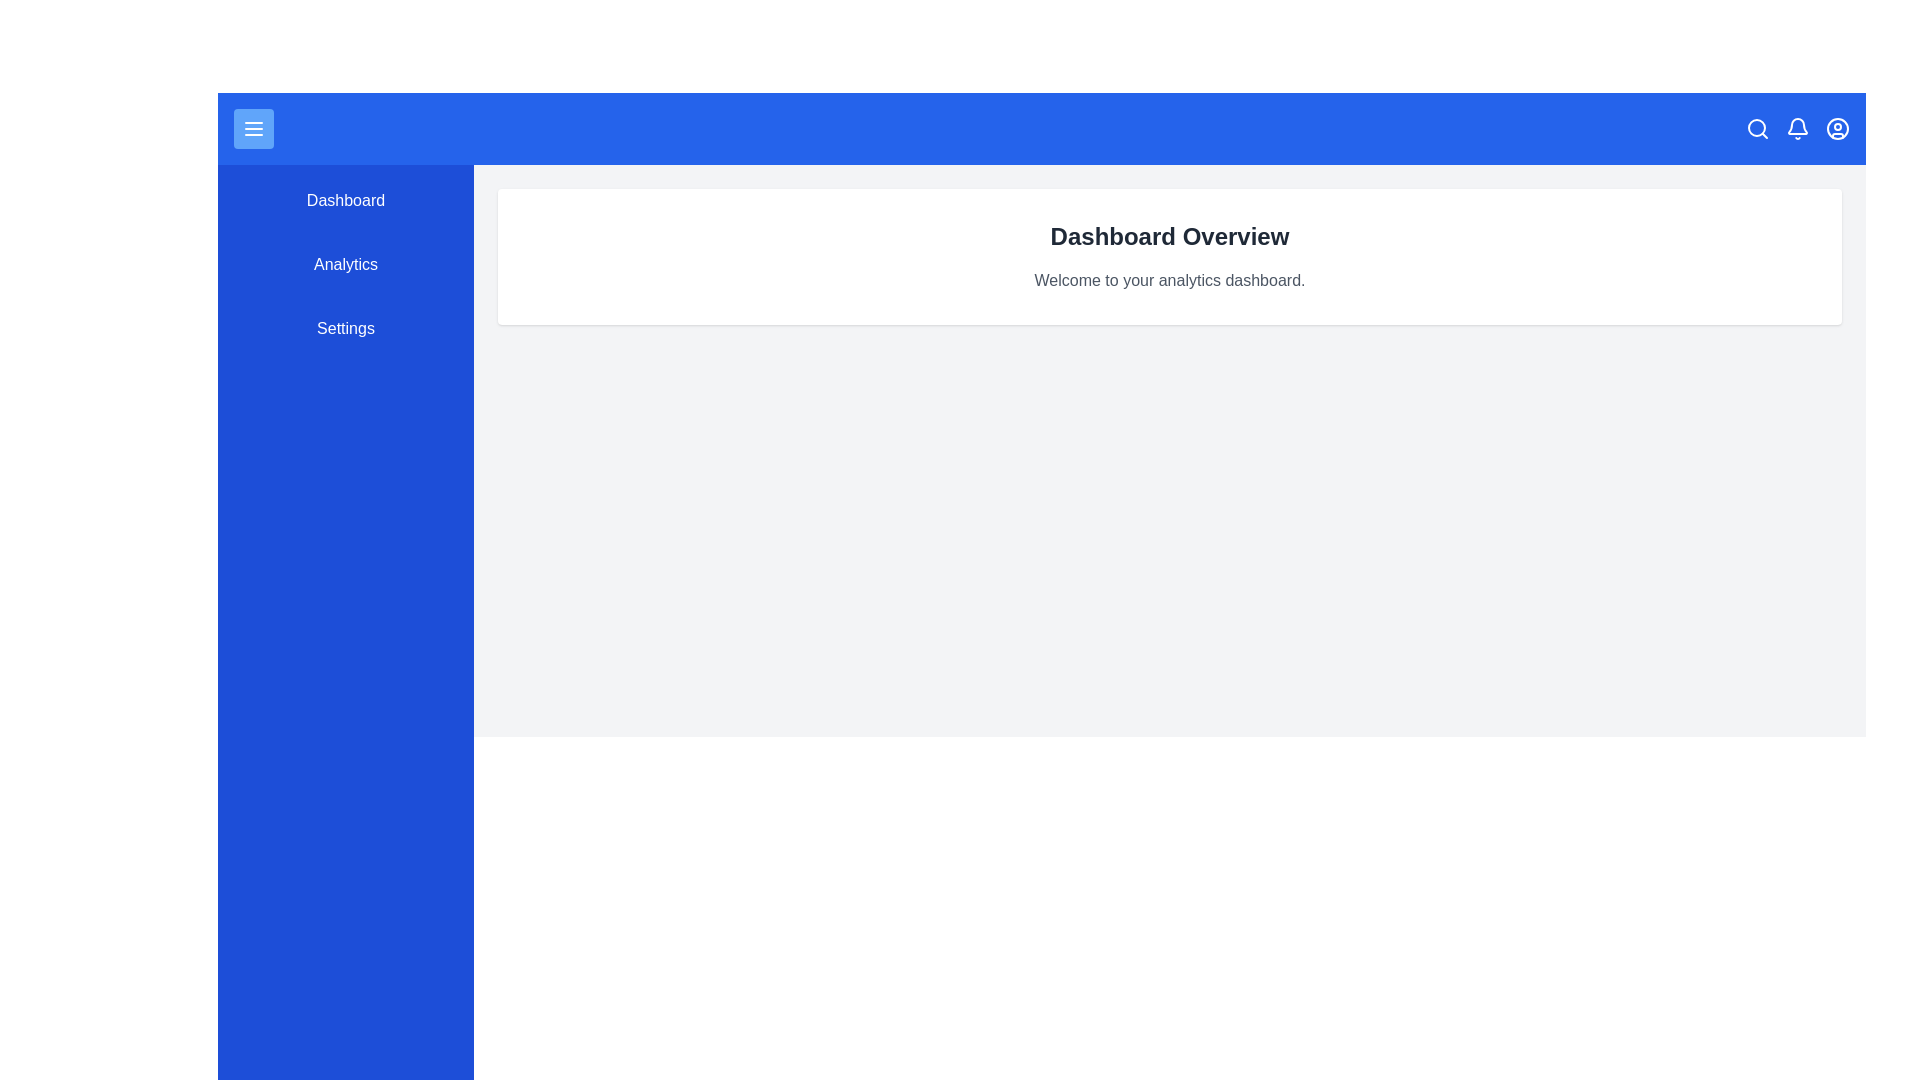 The height and width of the screenshot is (1080, 1920). Describe the element at coordinates (345, 200) in the screenshot. I see `the navigation menu item Dashboard` at that location.